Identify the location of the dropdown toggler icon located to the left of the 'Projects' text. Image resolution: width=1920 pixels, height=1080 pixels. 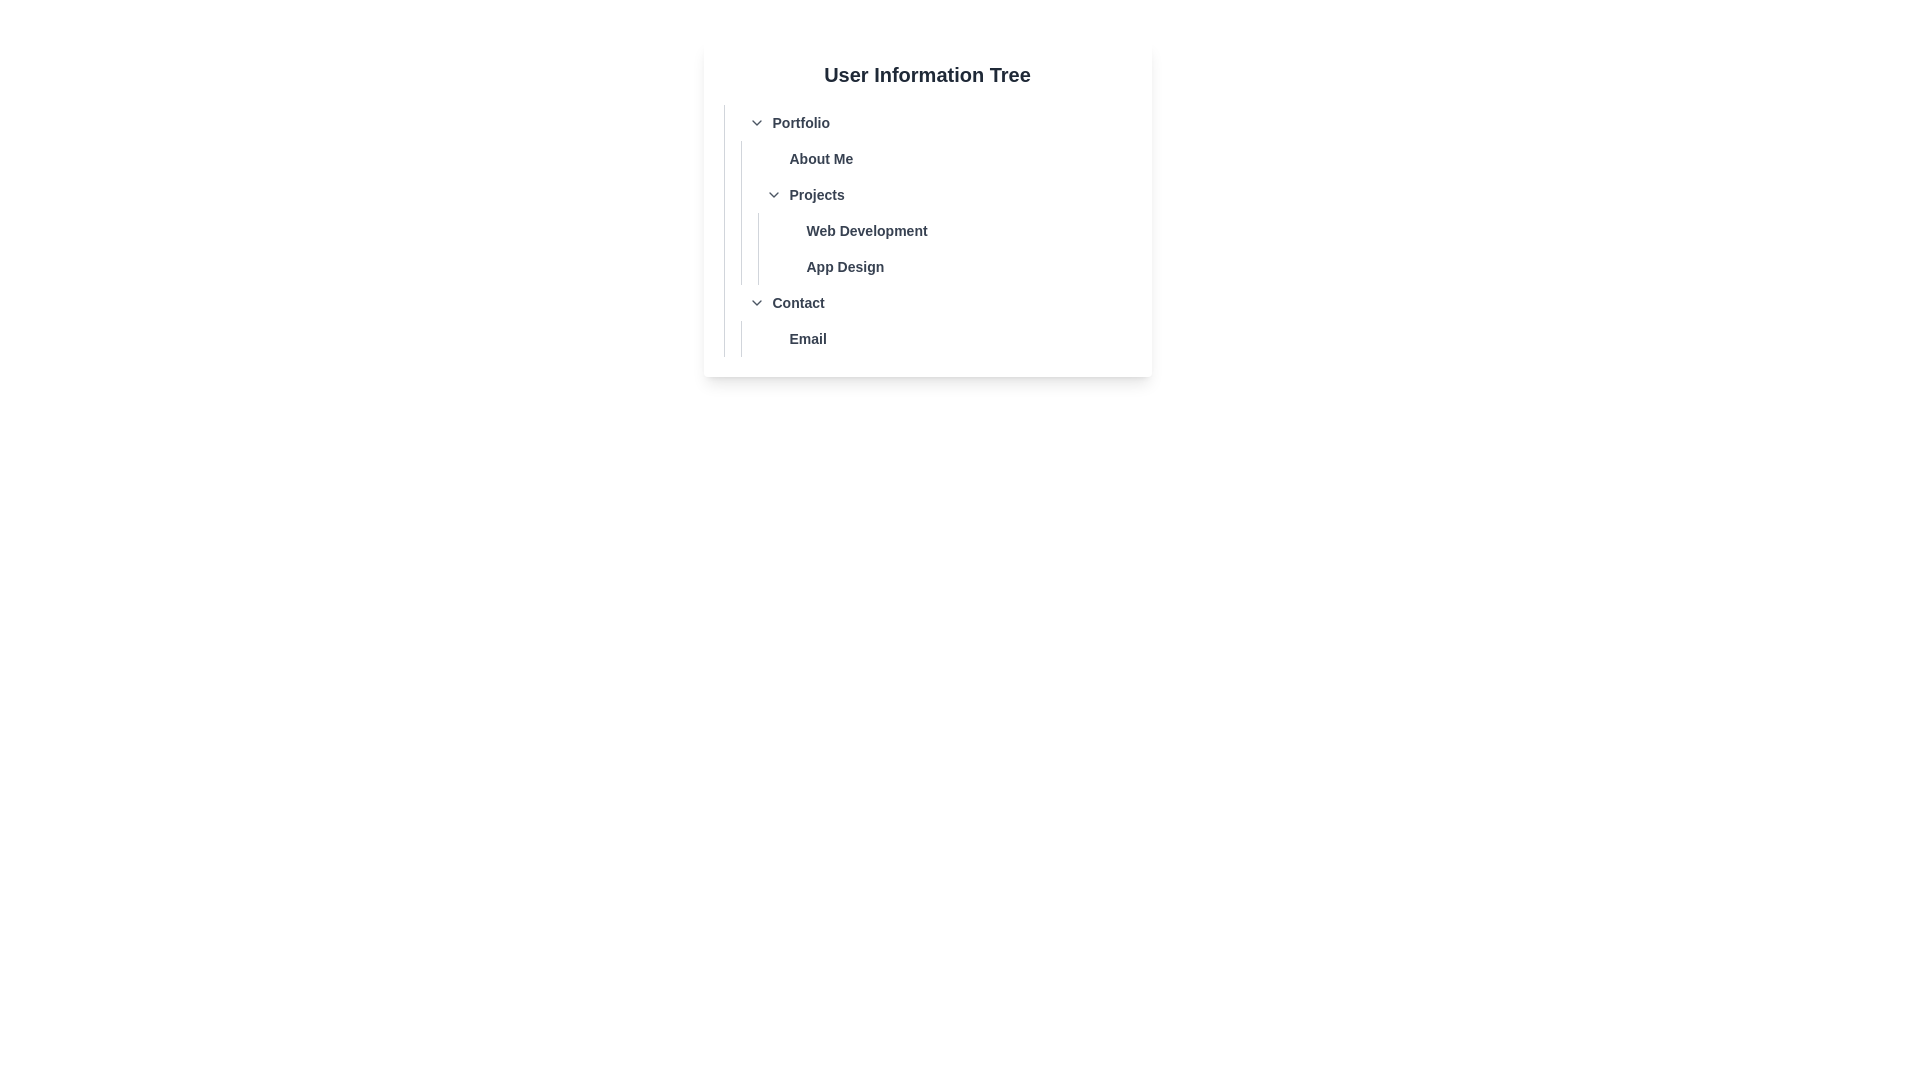
(772, 195).